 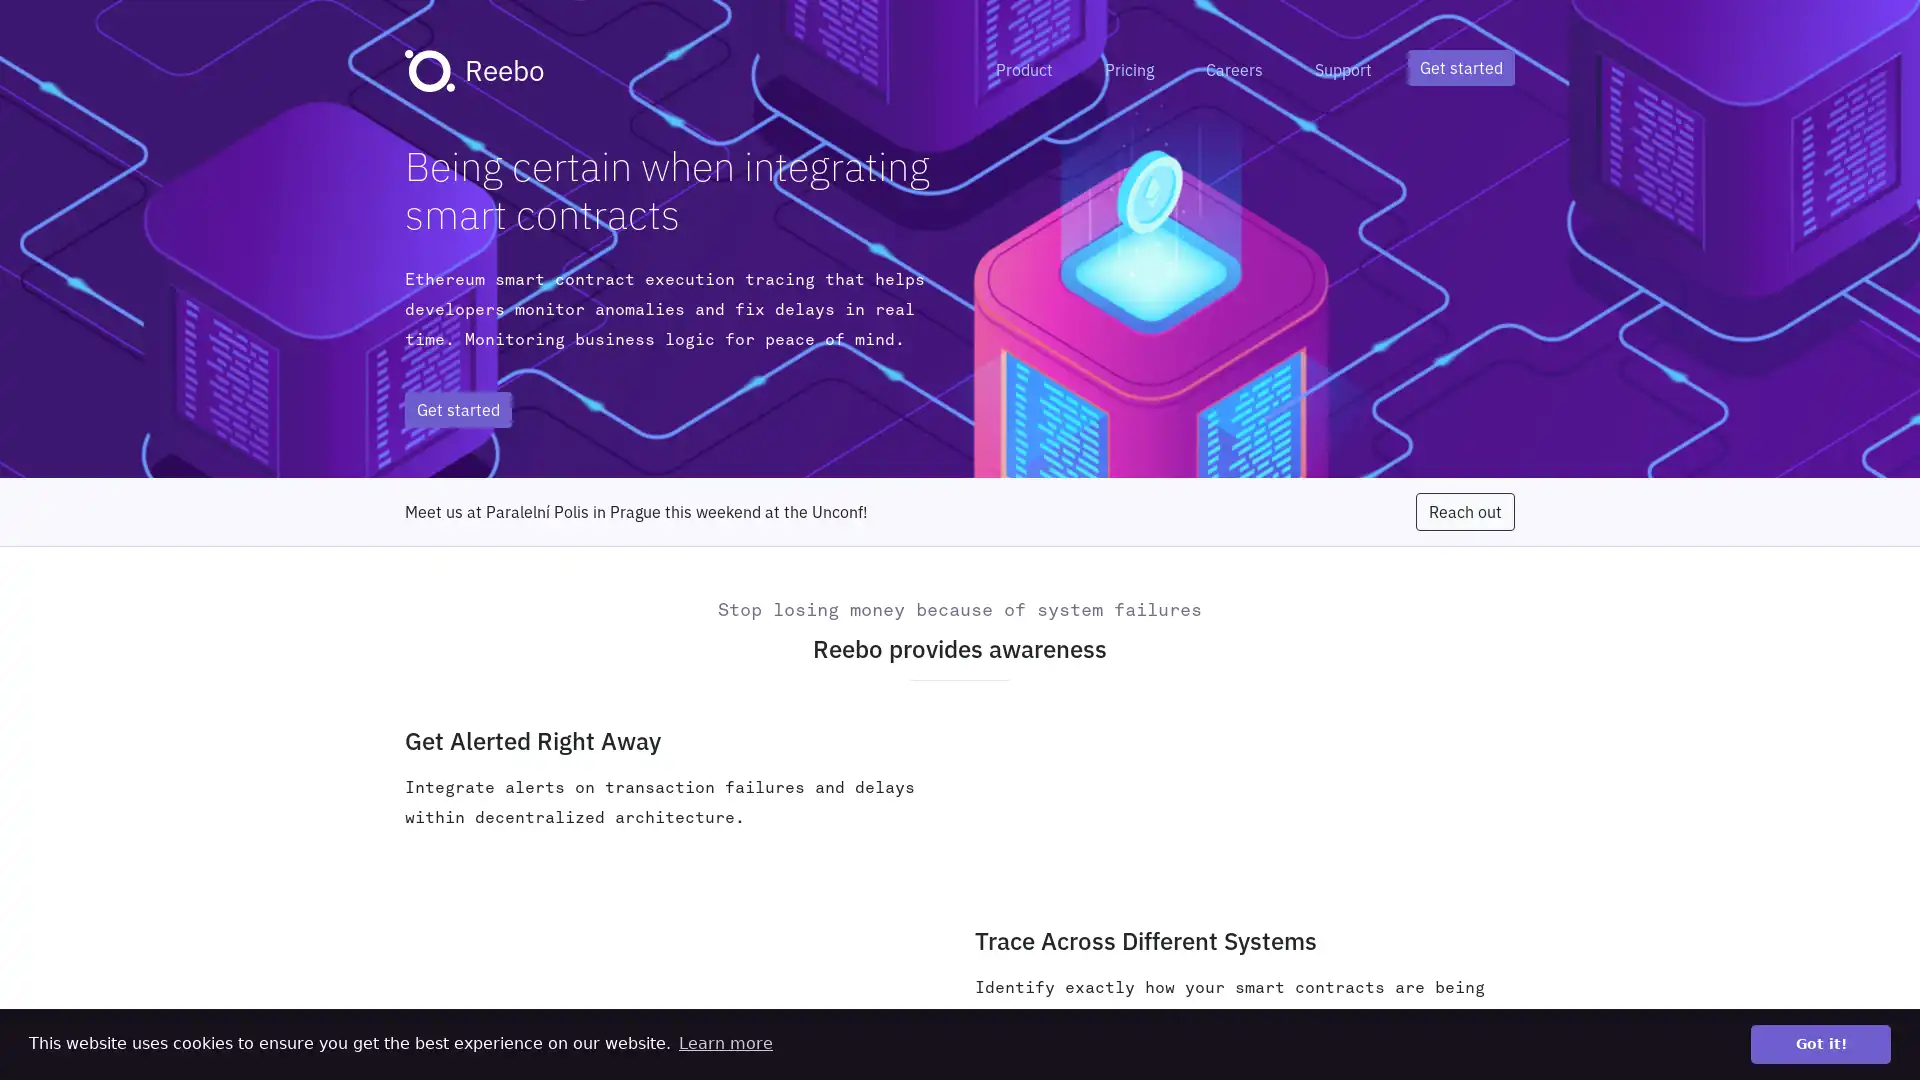 What do you see at coordinates (457, 408) in the screenshot?
I see `Get started` at bounding box center [457, 408].